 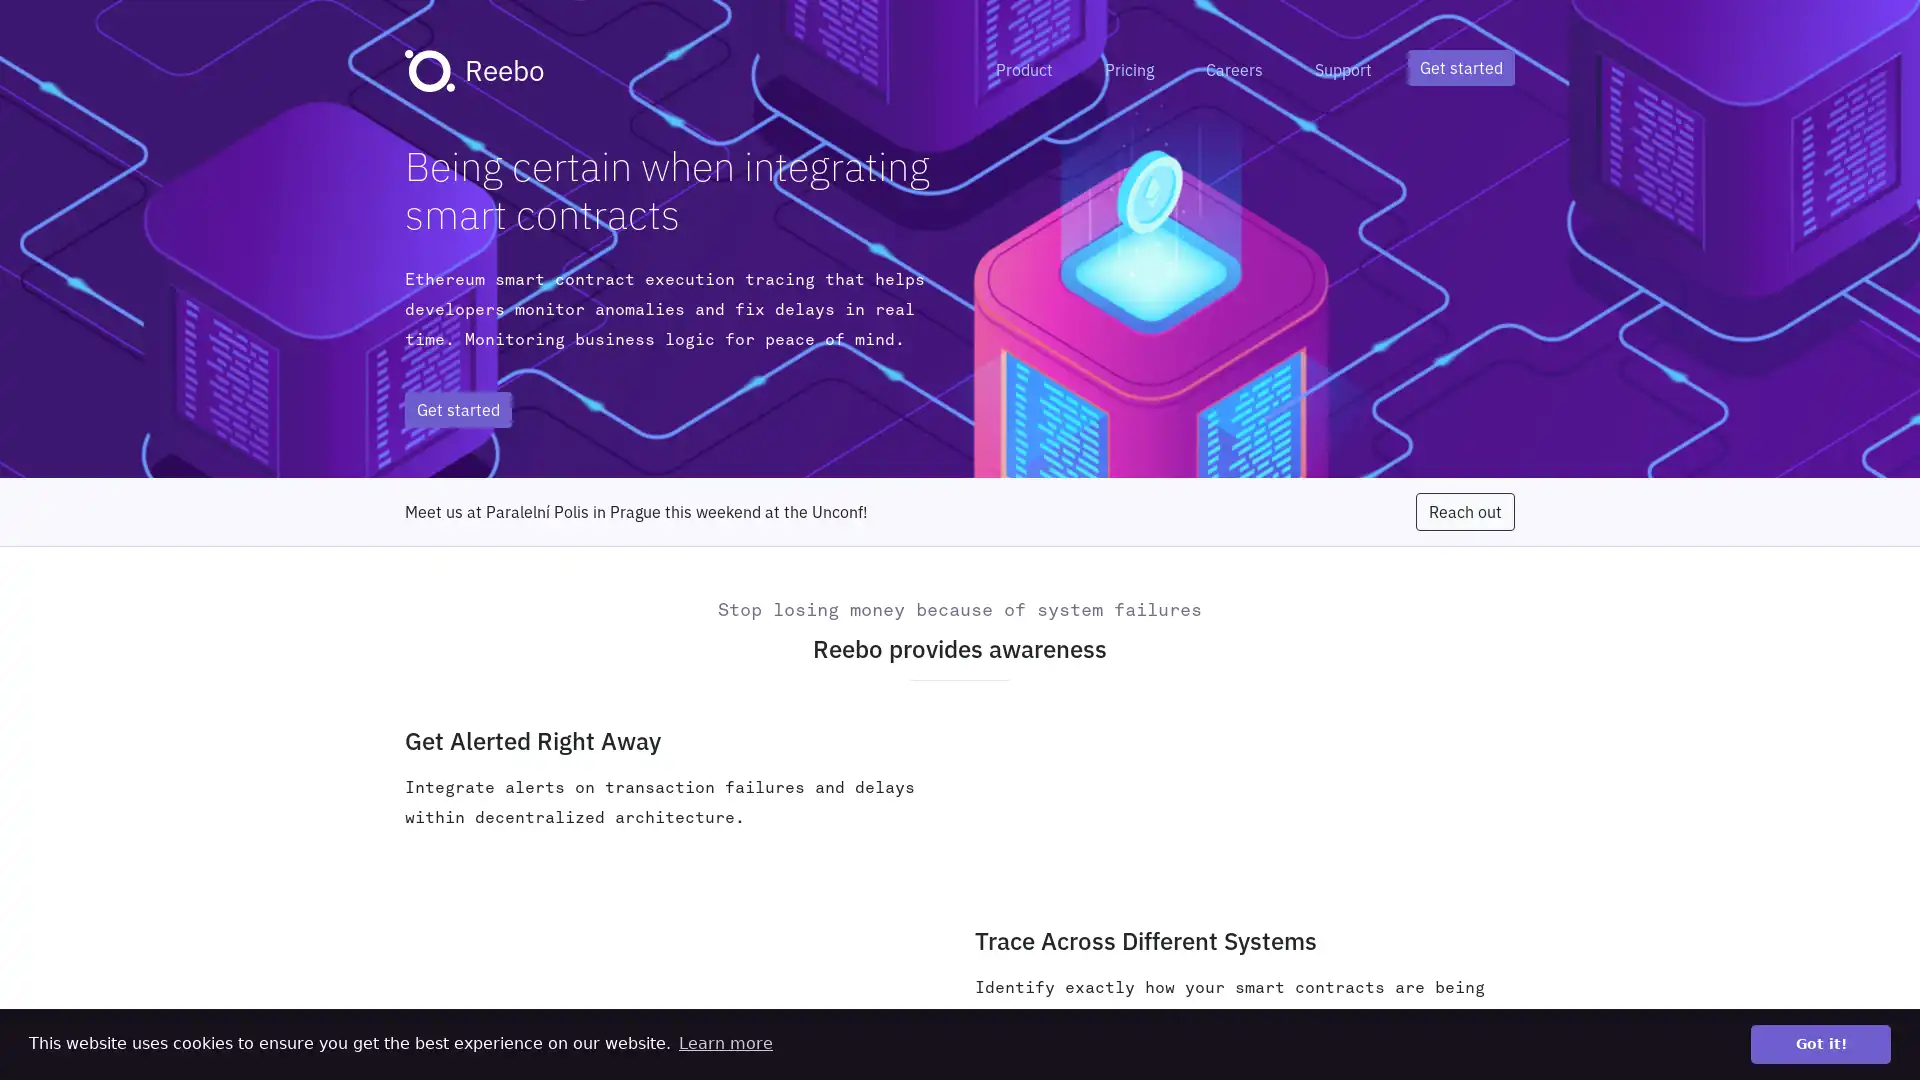 What do you see at coordinates (457, 408) in the screenshot?
I see `Get started` at bounding box center [457, 408].